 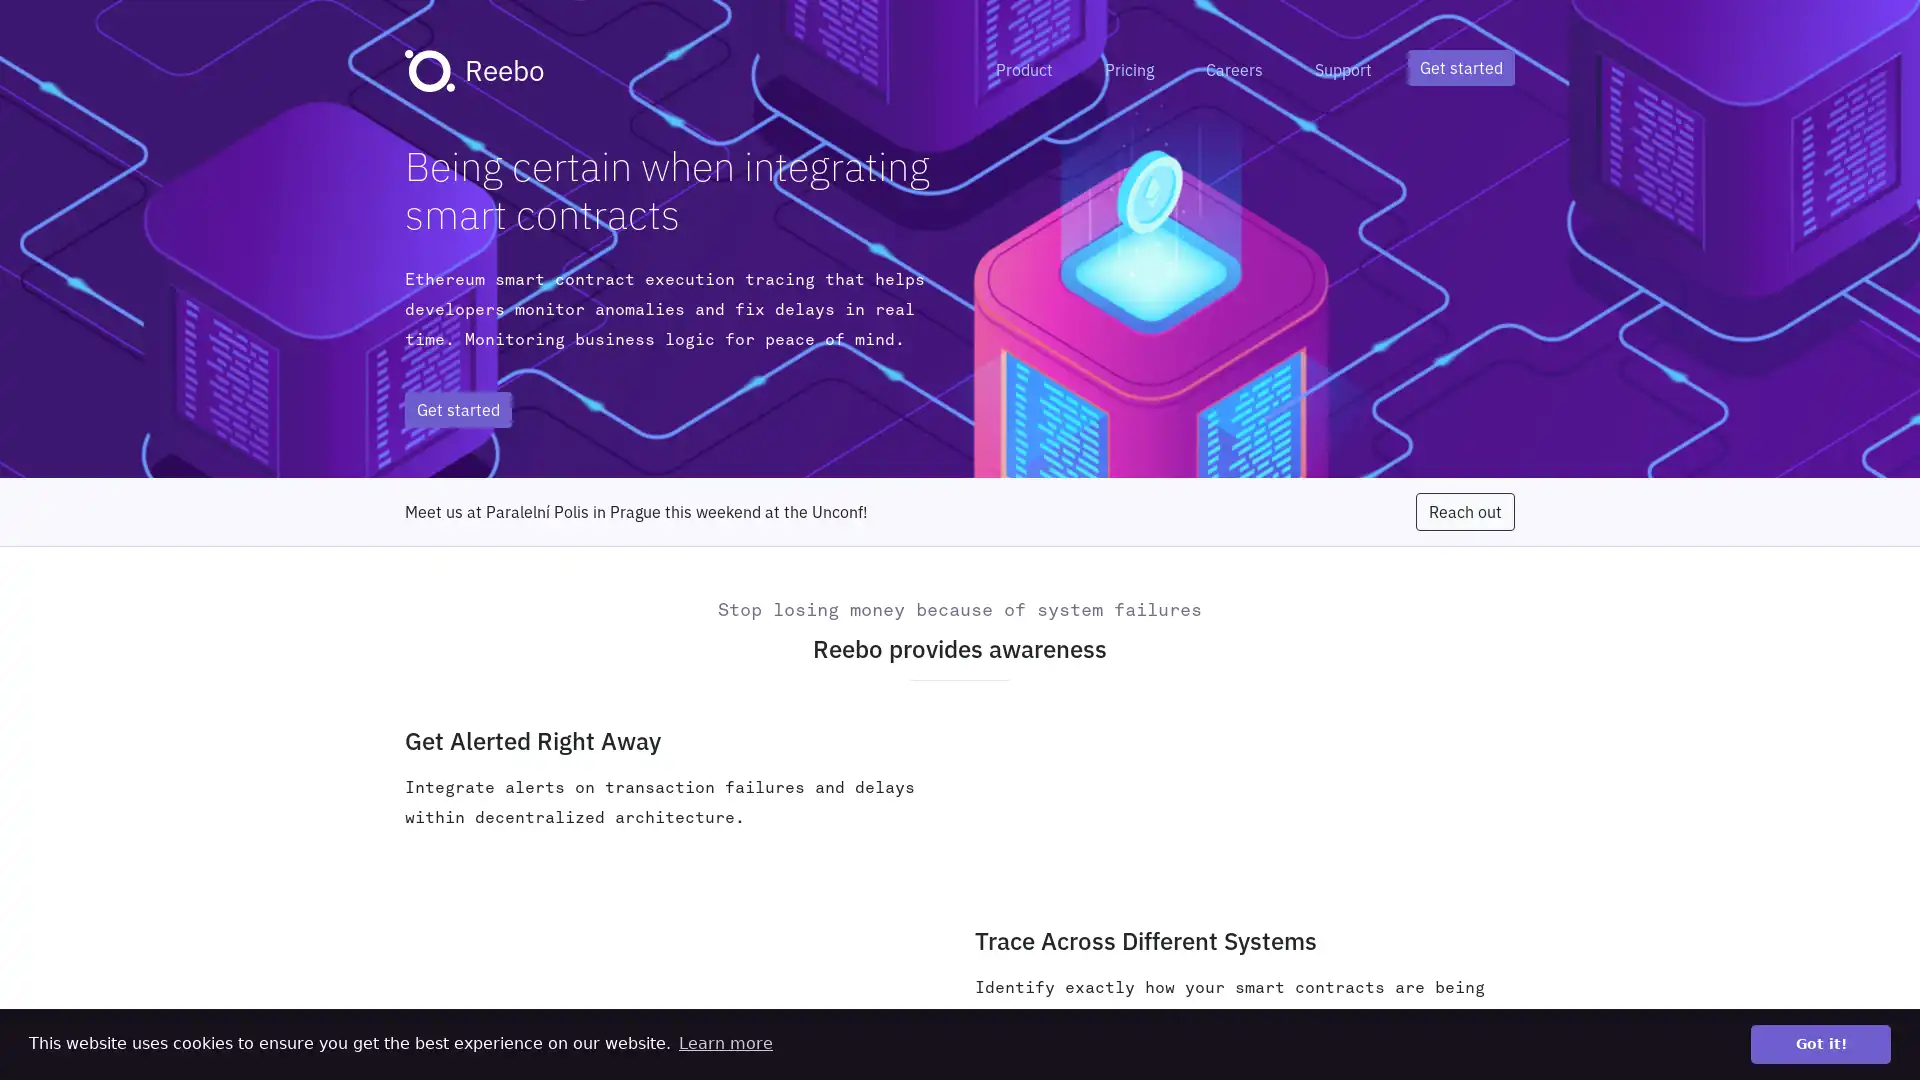 What do you see at coordinates (457, 408) in the screenshot?
I see `Get started` at bounding box center [457, 408].